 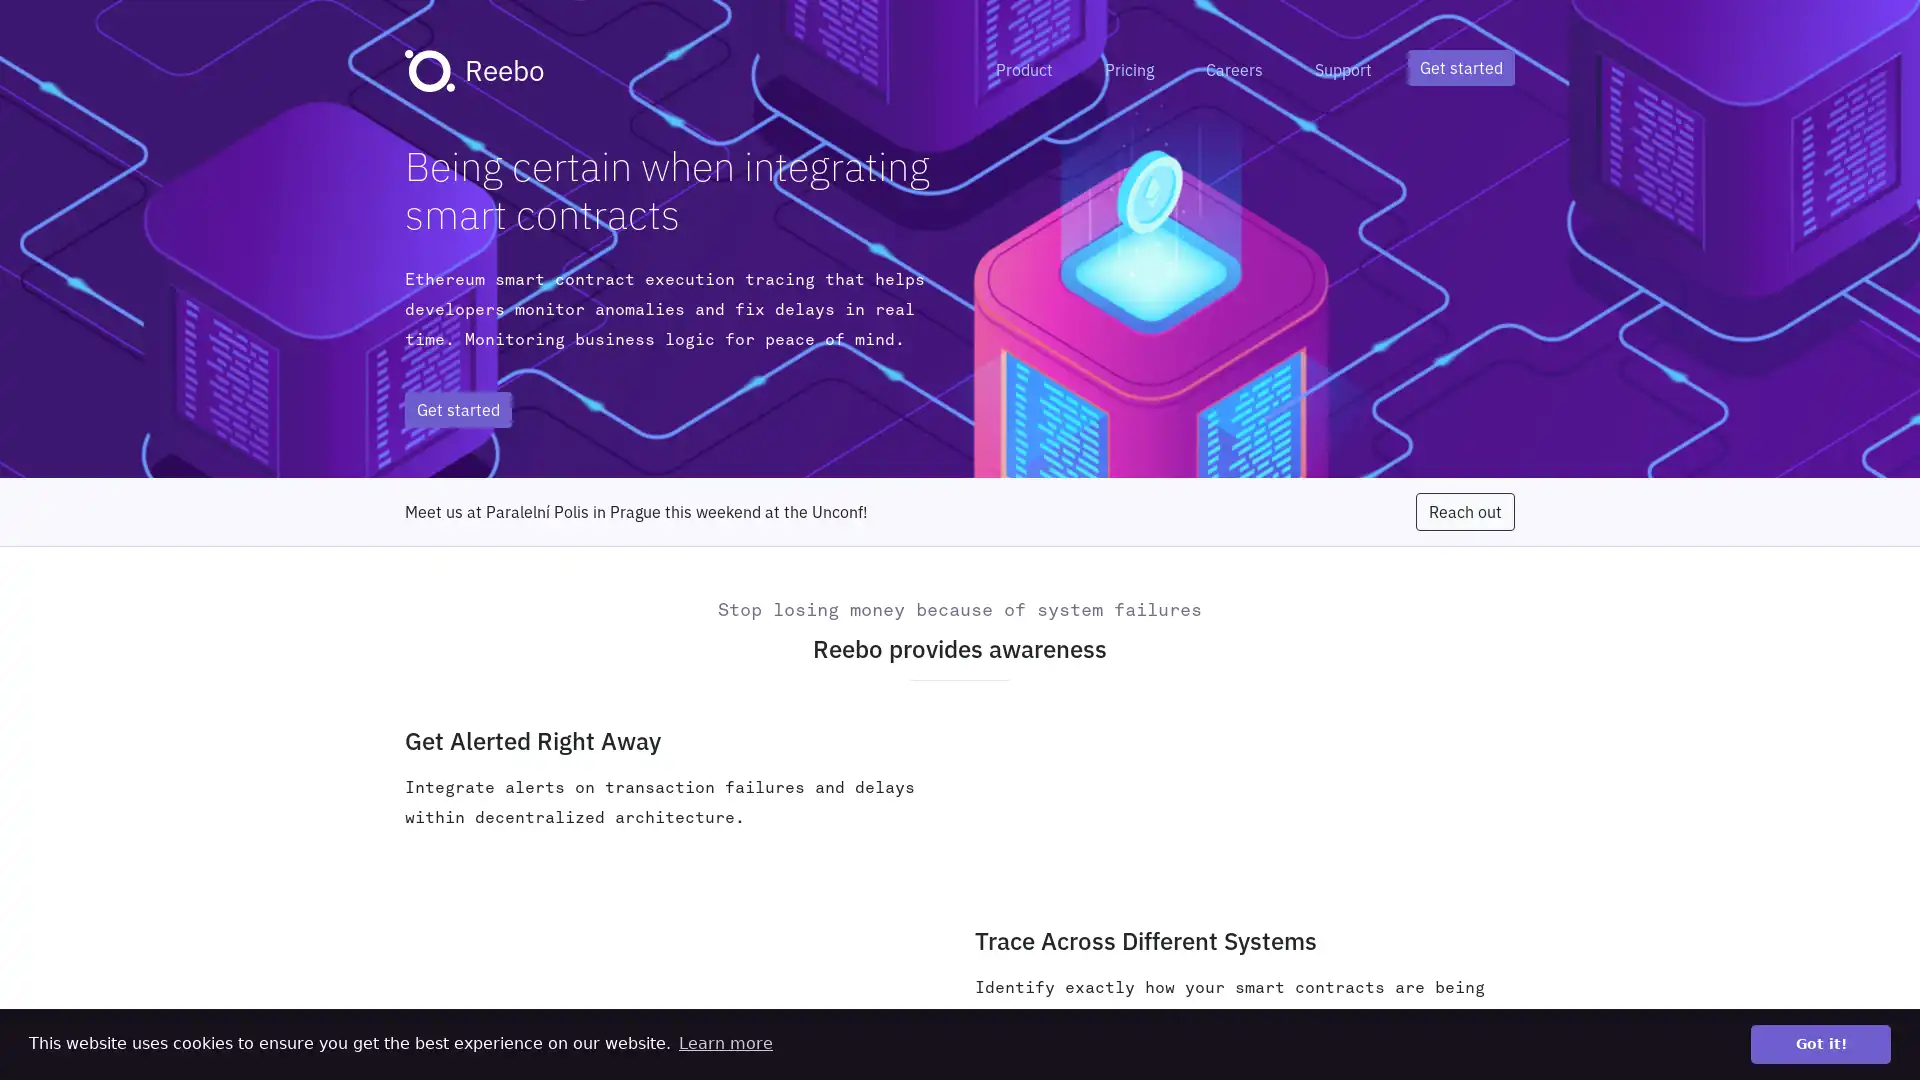 What do you see at coordinates (457, 408) in the screenshot?
I see `Get started` at bounding box center [457, 408].